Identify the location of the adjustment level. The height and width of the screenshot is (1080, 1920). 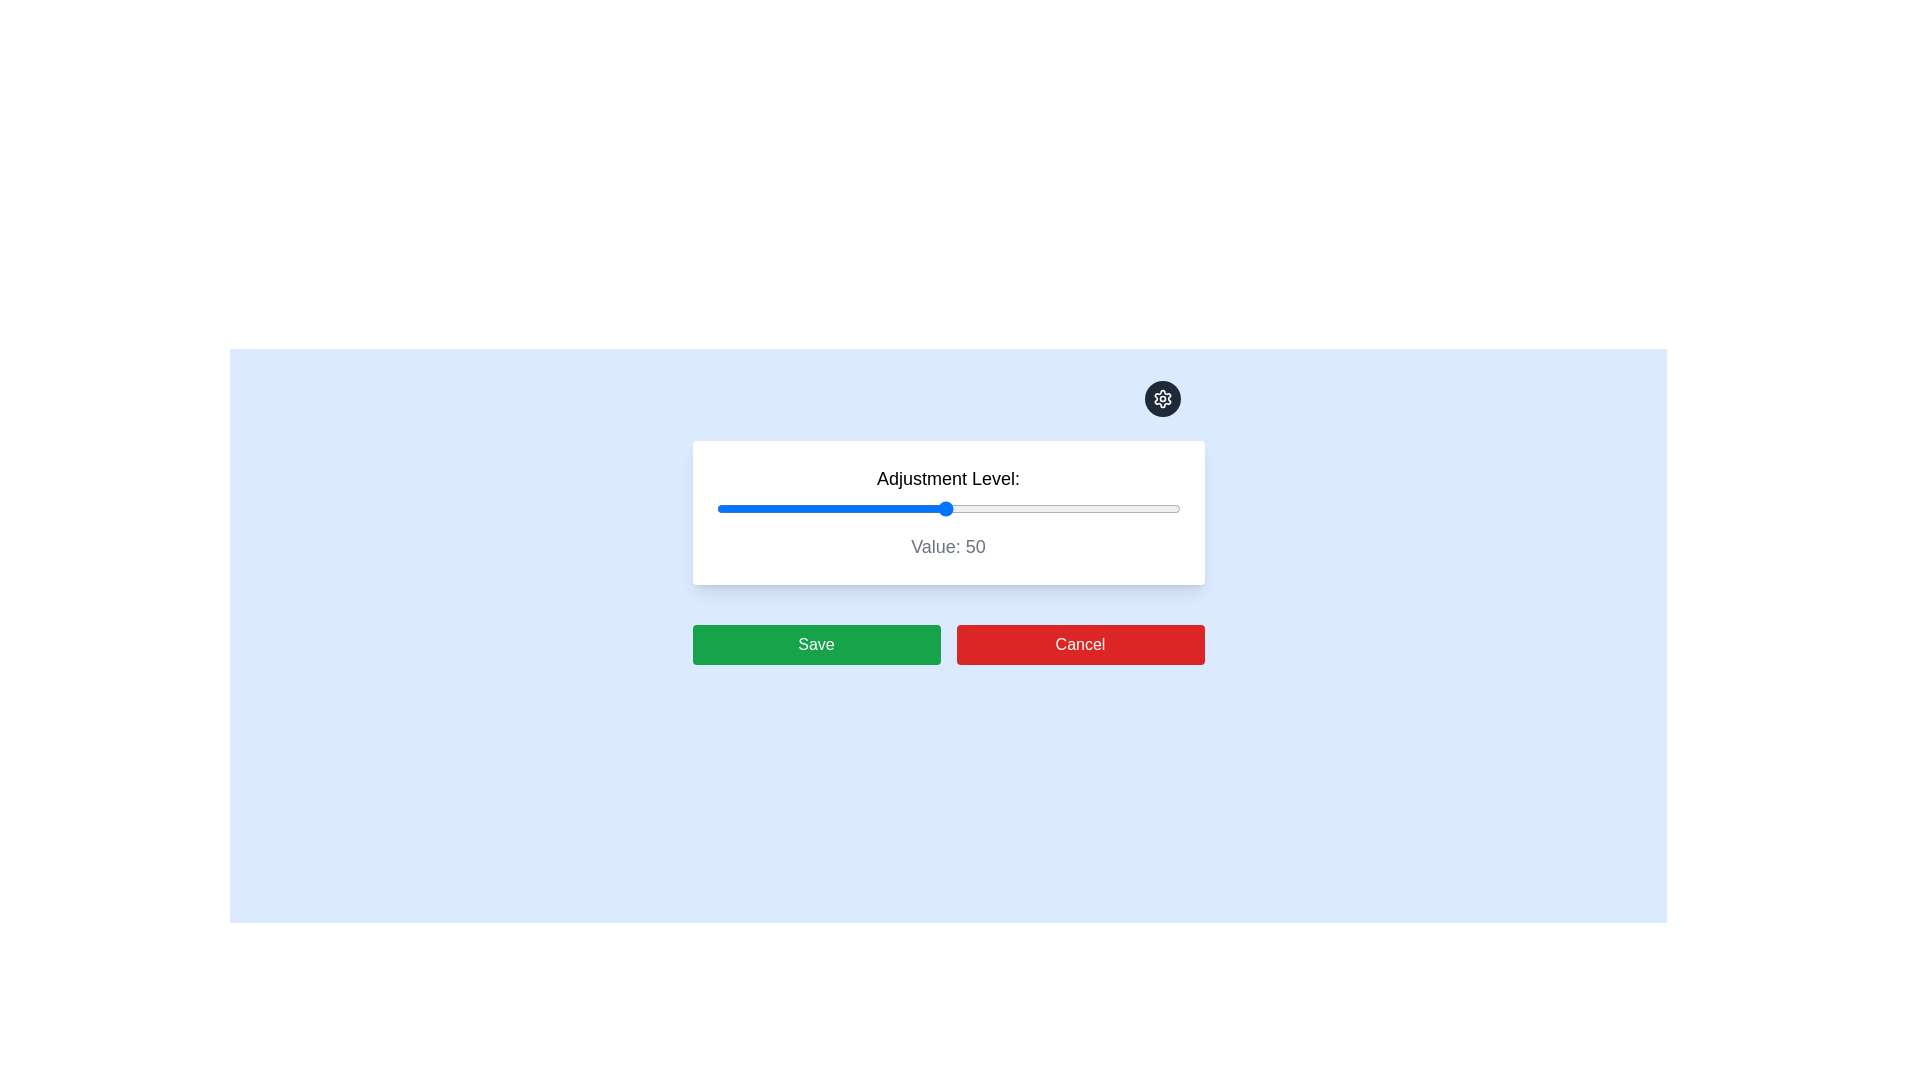
(790, 508).